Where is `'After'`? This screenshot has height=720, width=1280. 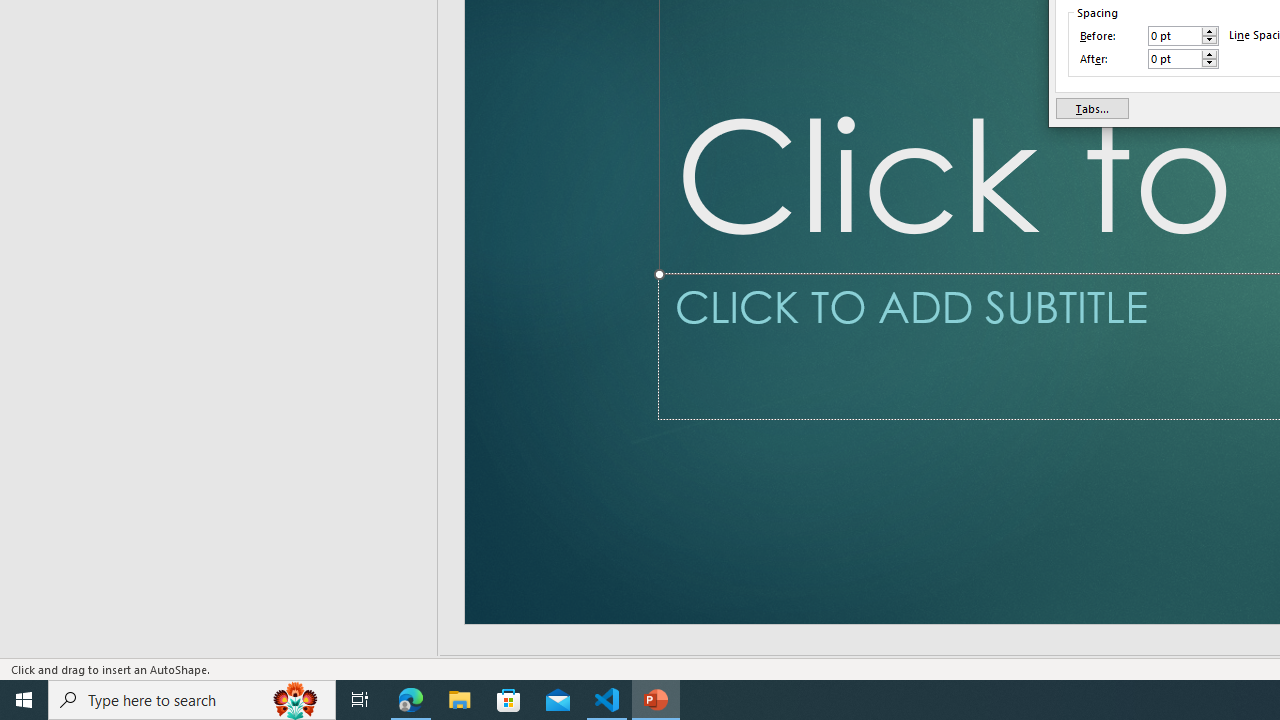 'After' is located at coordinates (1183, 58).